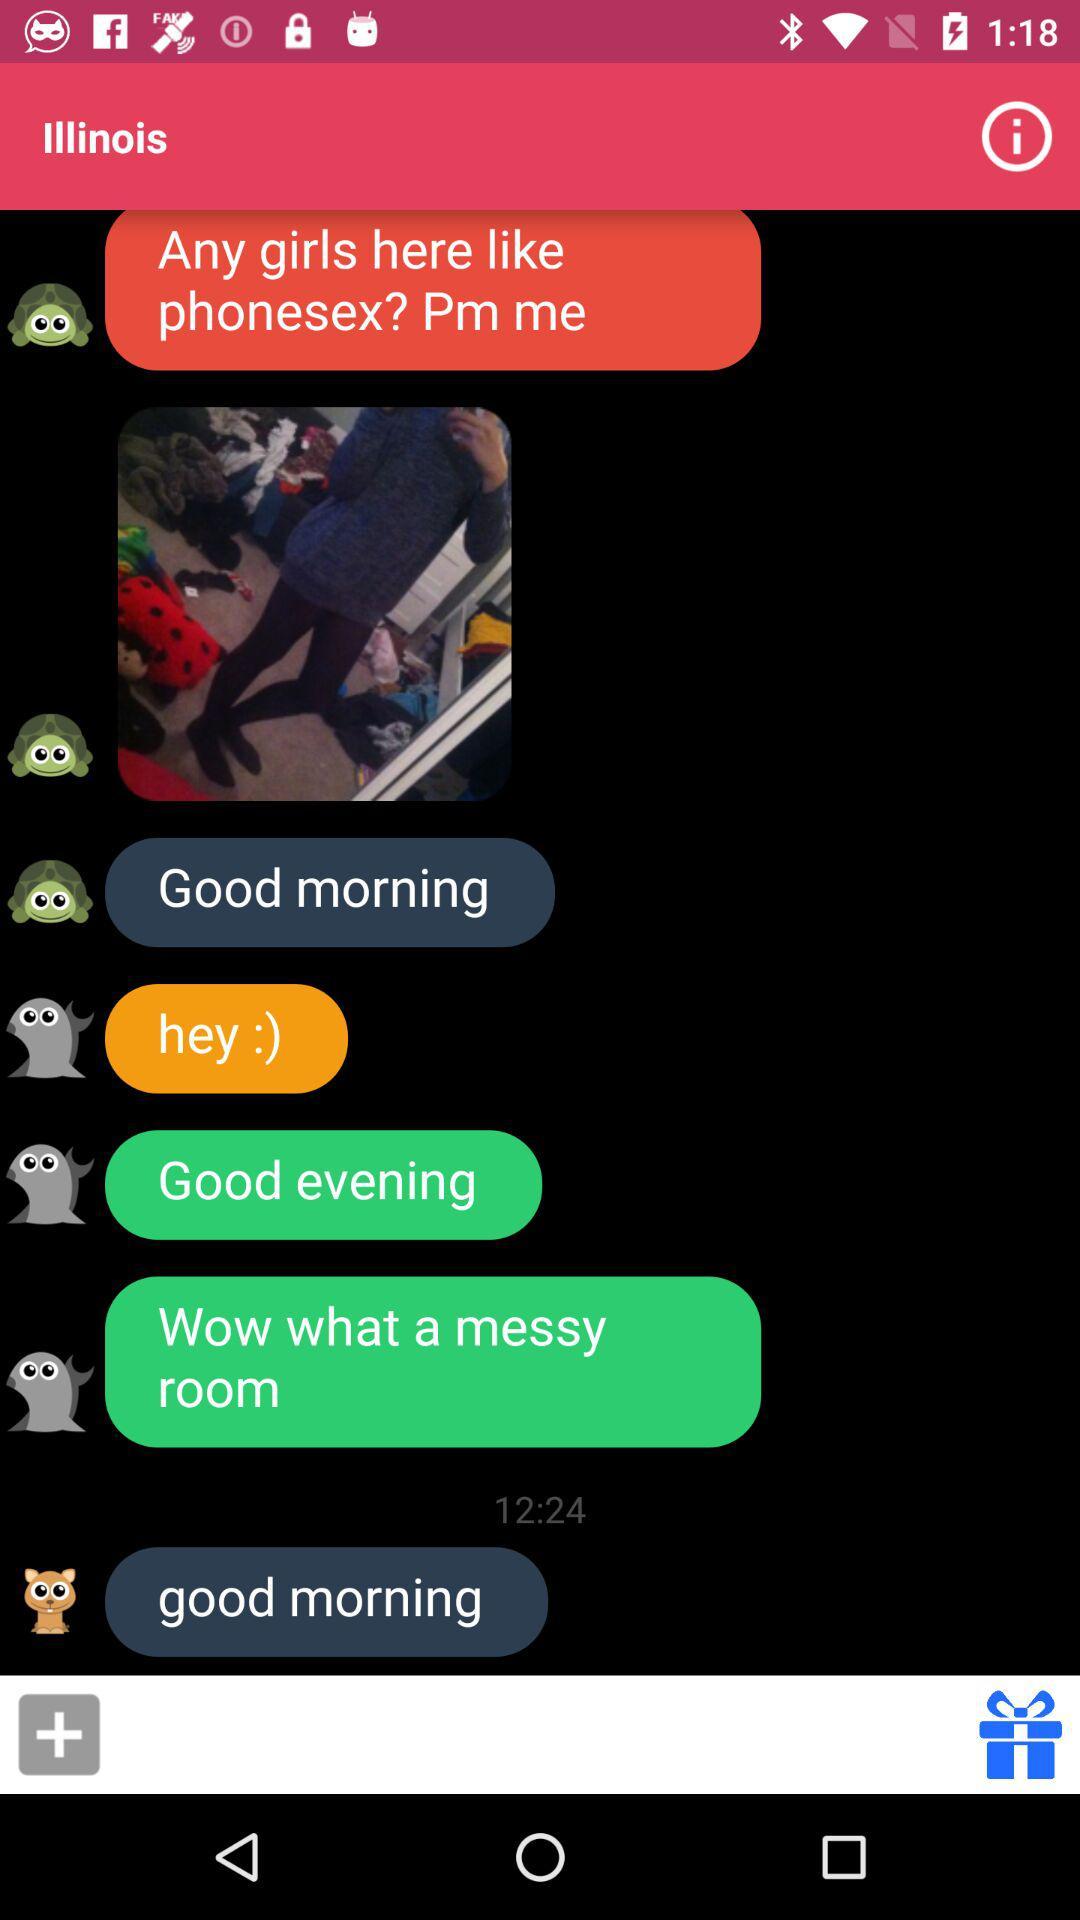 The height and width of the screenshot is (1920, 1080). Describe the element at coordinates (49, 1037) in the screenshot. I see `see icon for selected user` at that location.